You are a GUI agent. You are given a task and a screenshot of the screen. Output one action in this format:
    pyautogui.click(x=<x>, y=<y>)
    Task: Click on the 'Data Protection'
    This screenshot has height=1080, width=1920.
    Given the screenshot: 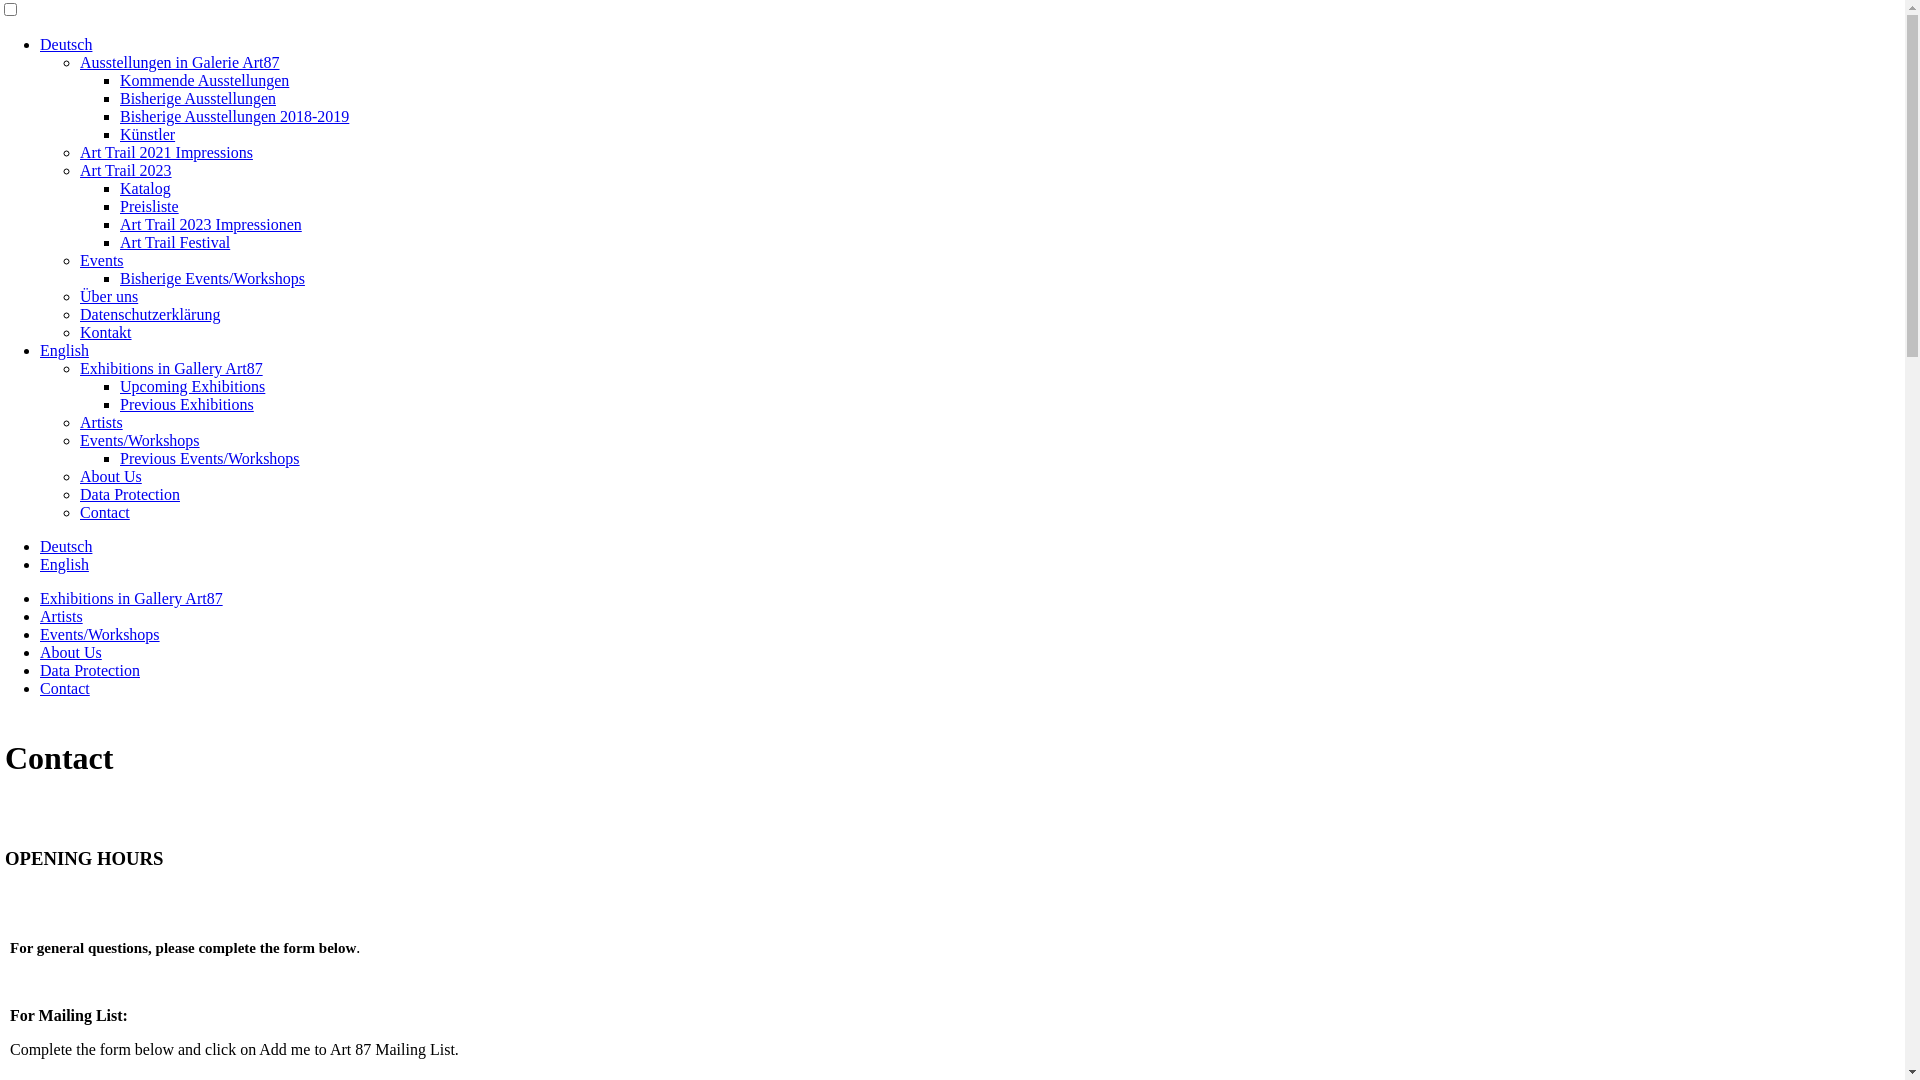 What is the action you would take?
    pyautogui.click(x=80, y=494)
    